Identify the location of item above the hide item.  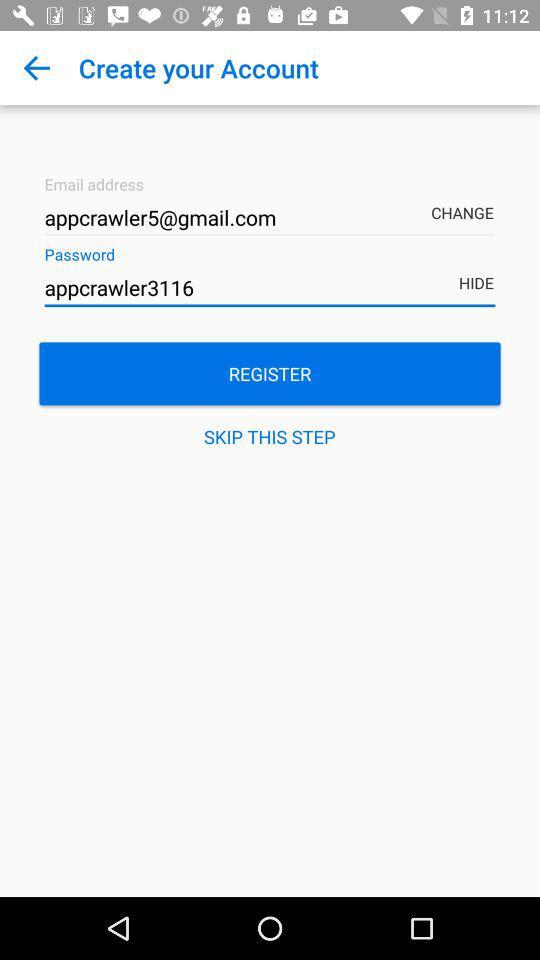
(465, 199).